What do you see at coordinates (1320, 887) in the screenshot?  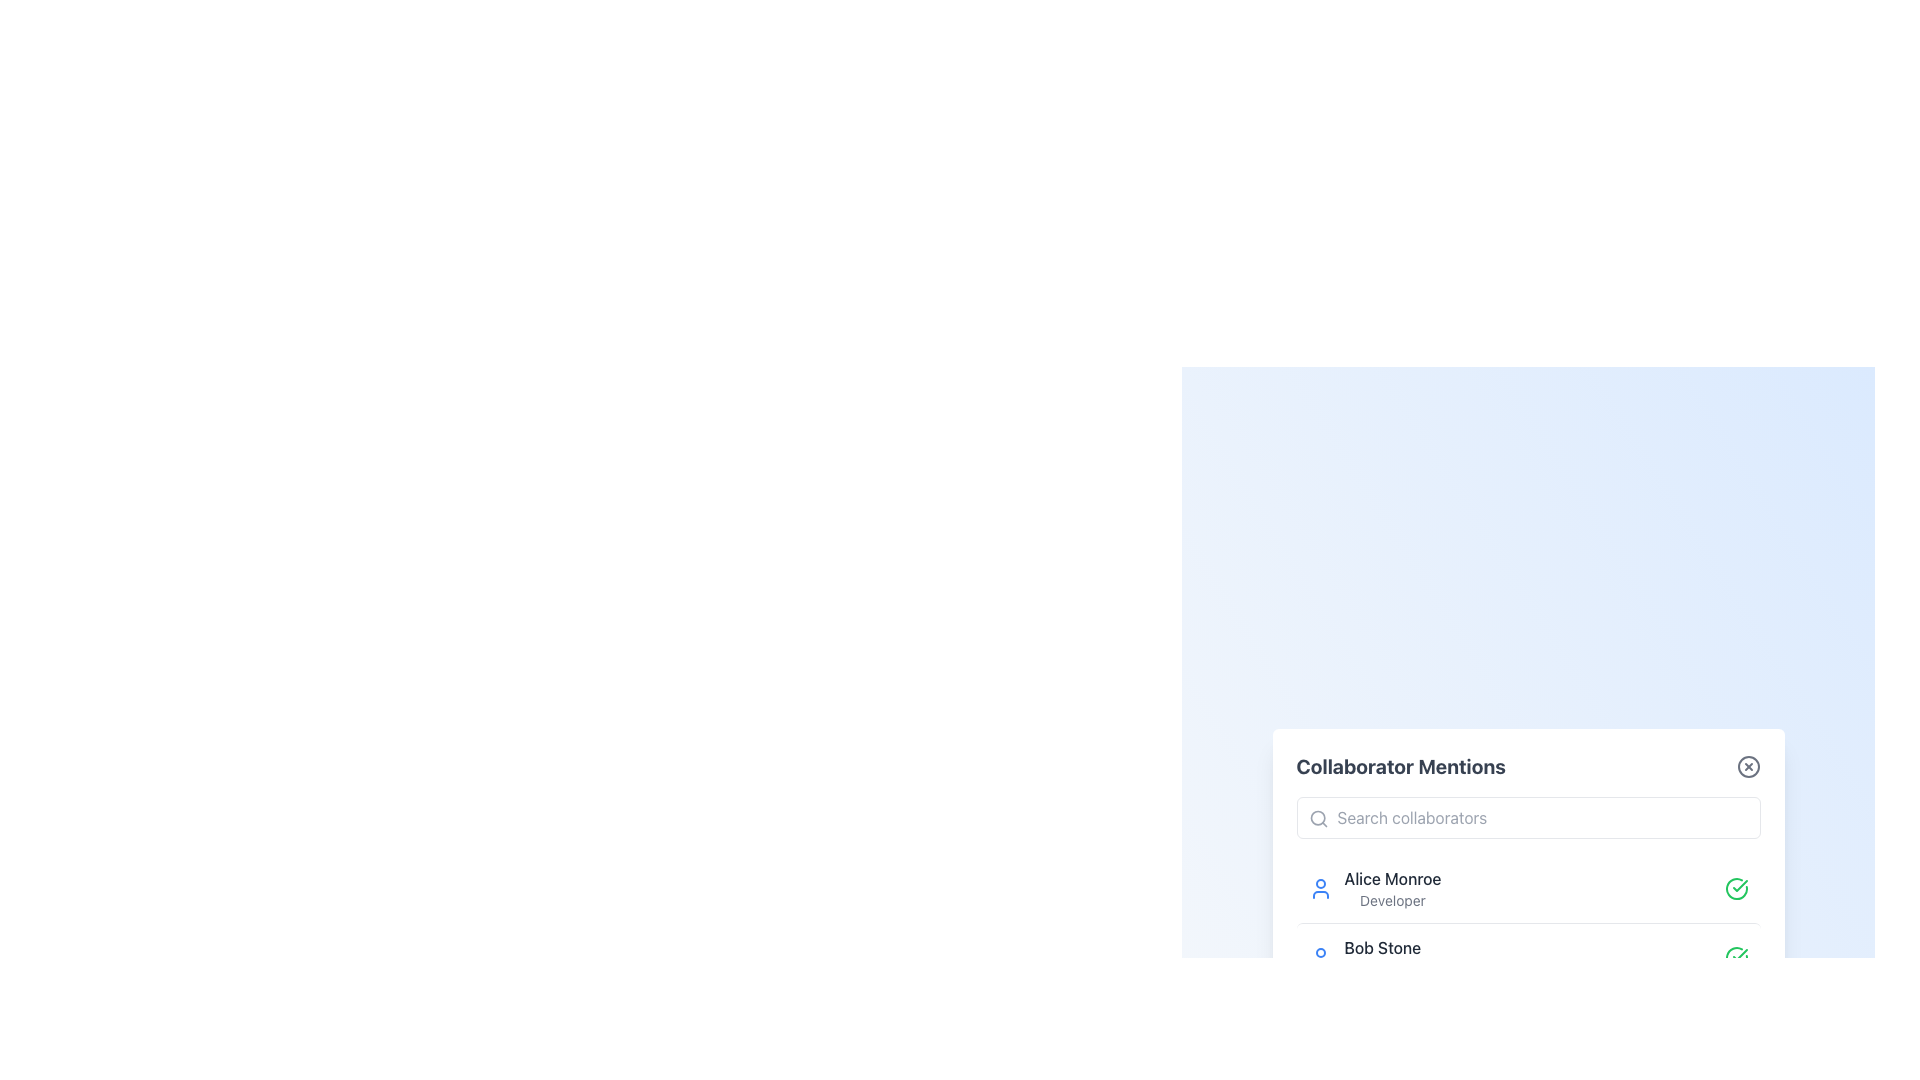 I see `the blue user silhouette icon located to the left of the text 'Alice Monroe Developer'` at bounding box center [1320, 887].